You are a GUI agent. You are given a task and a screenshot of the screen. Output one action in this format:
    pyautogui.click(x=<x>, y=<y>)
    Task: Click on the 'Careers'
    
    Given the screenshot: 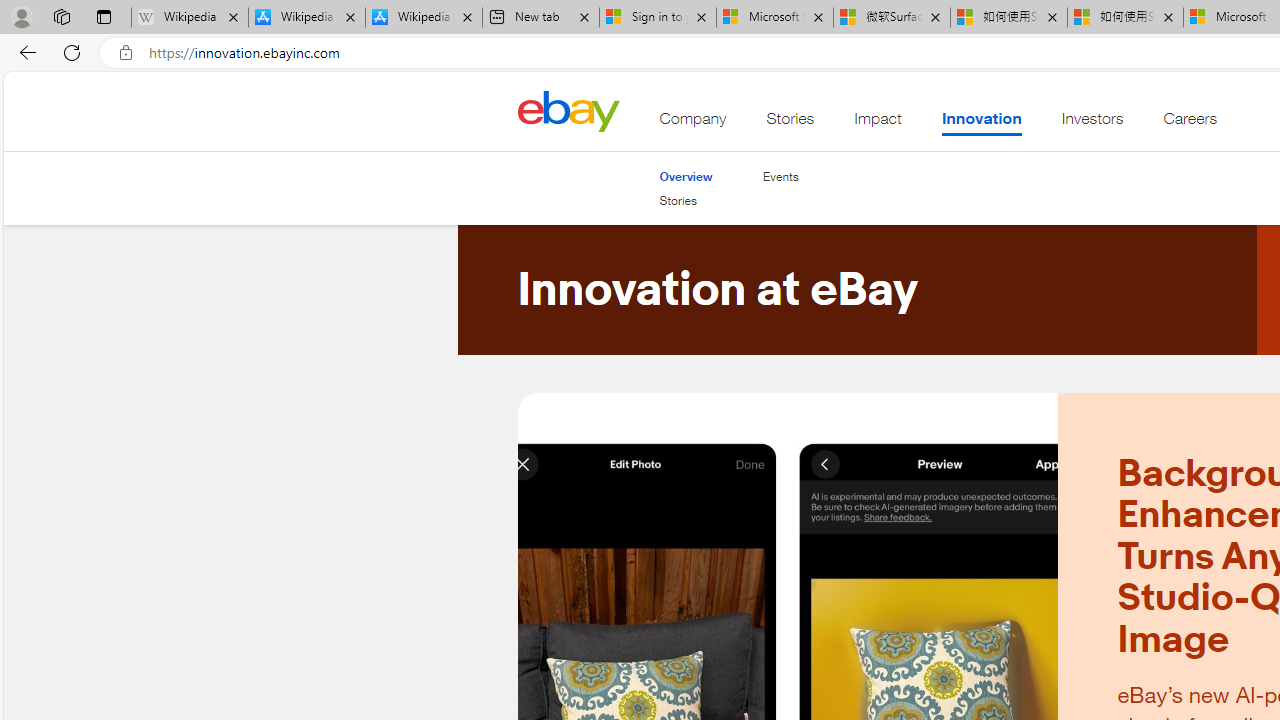 What is the action you would take?
    pyautogui.click(x=1191, y=123)
    